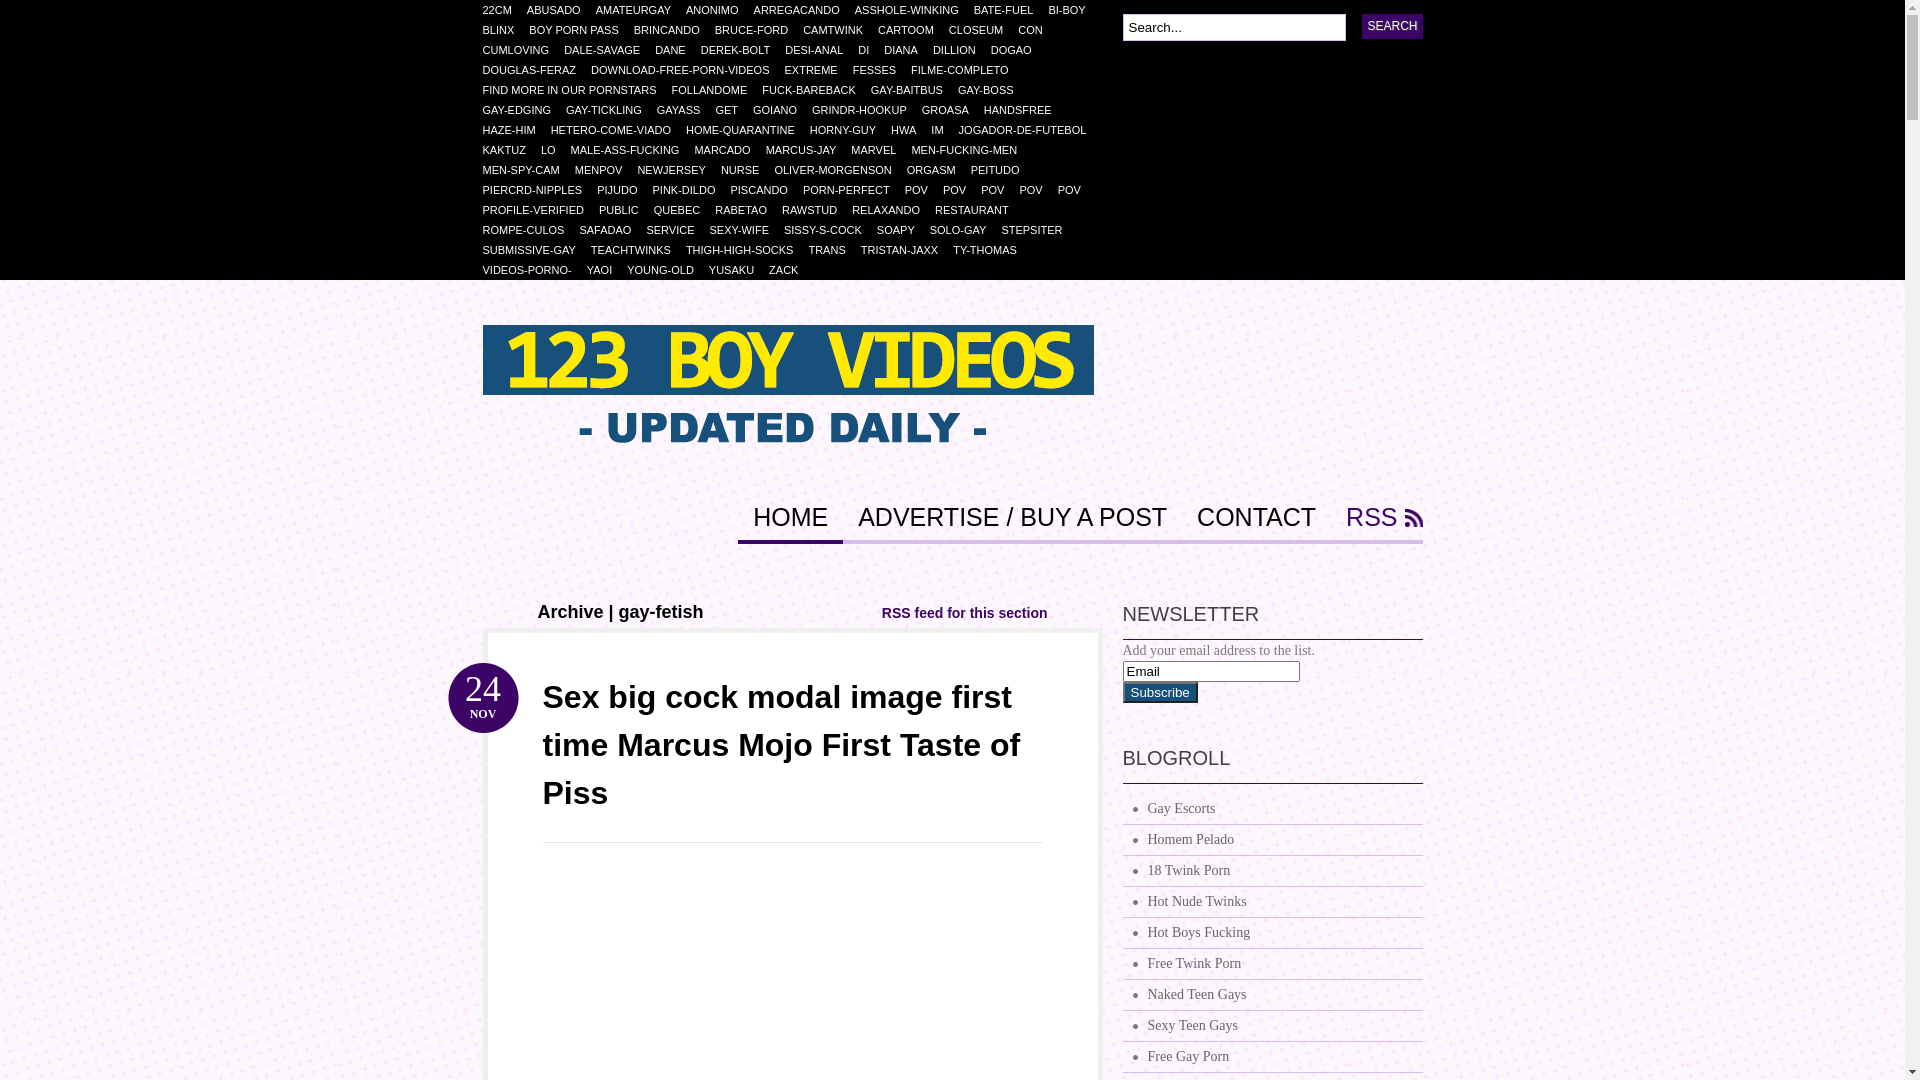 This screenshot has width=1920, height=1080. What do you see at coordinates (1255, 523) in the screenshot?
I see `'CONTACT'` at bounding box center [1255, 523].